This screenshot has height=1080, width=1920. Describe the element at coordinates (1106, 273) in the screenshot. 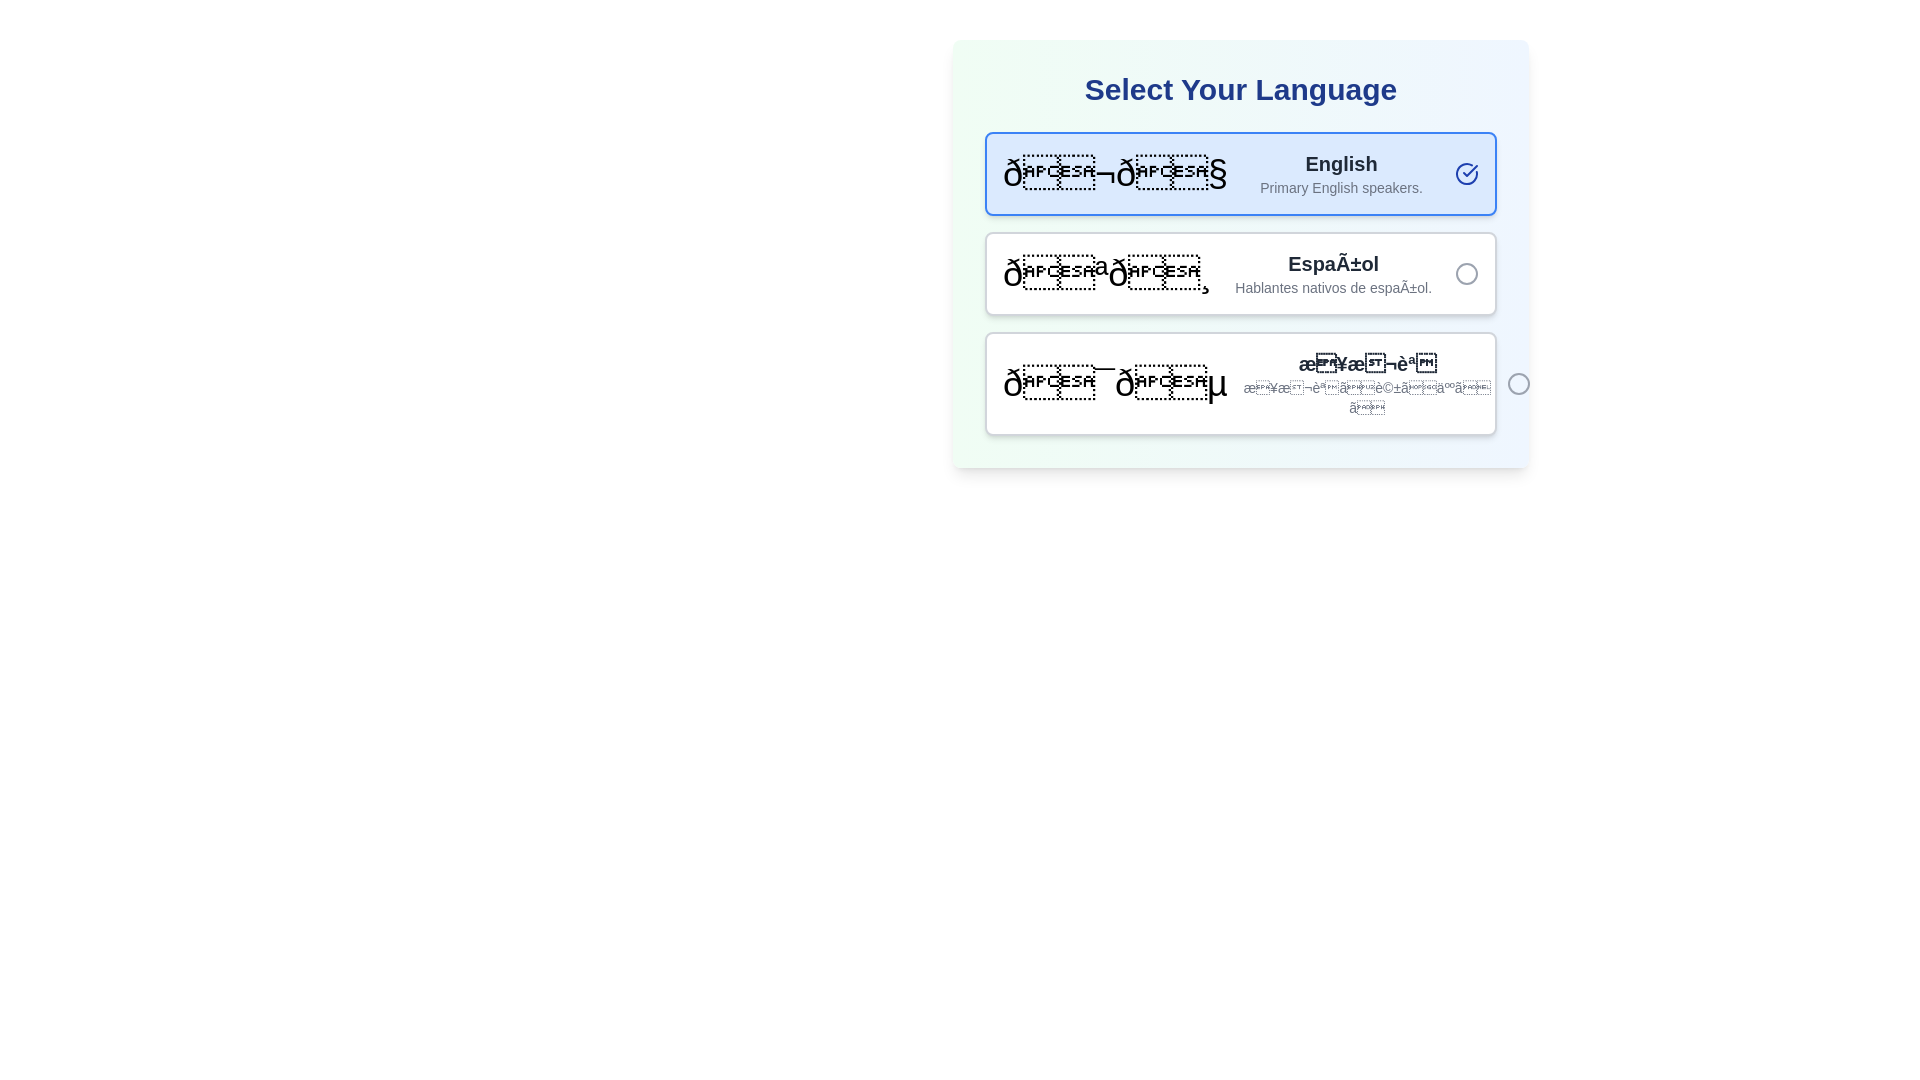

I see `the large black and white flag emoji located at the leftmost side of the second selectable card in the language selection interface, which precedes the text 'Español.'` at that location.